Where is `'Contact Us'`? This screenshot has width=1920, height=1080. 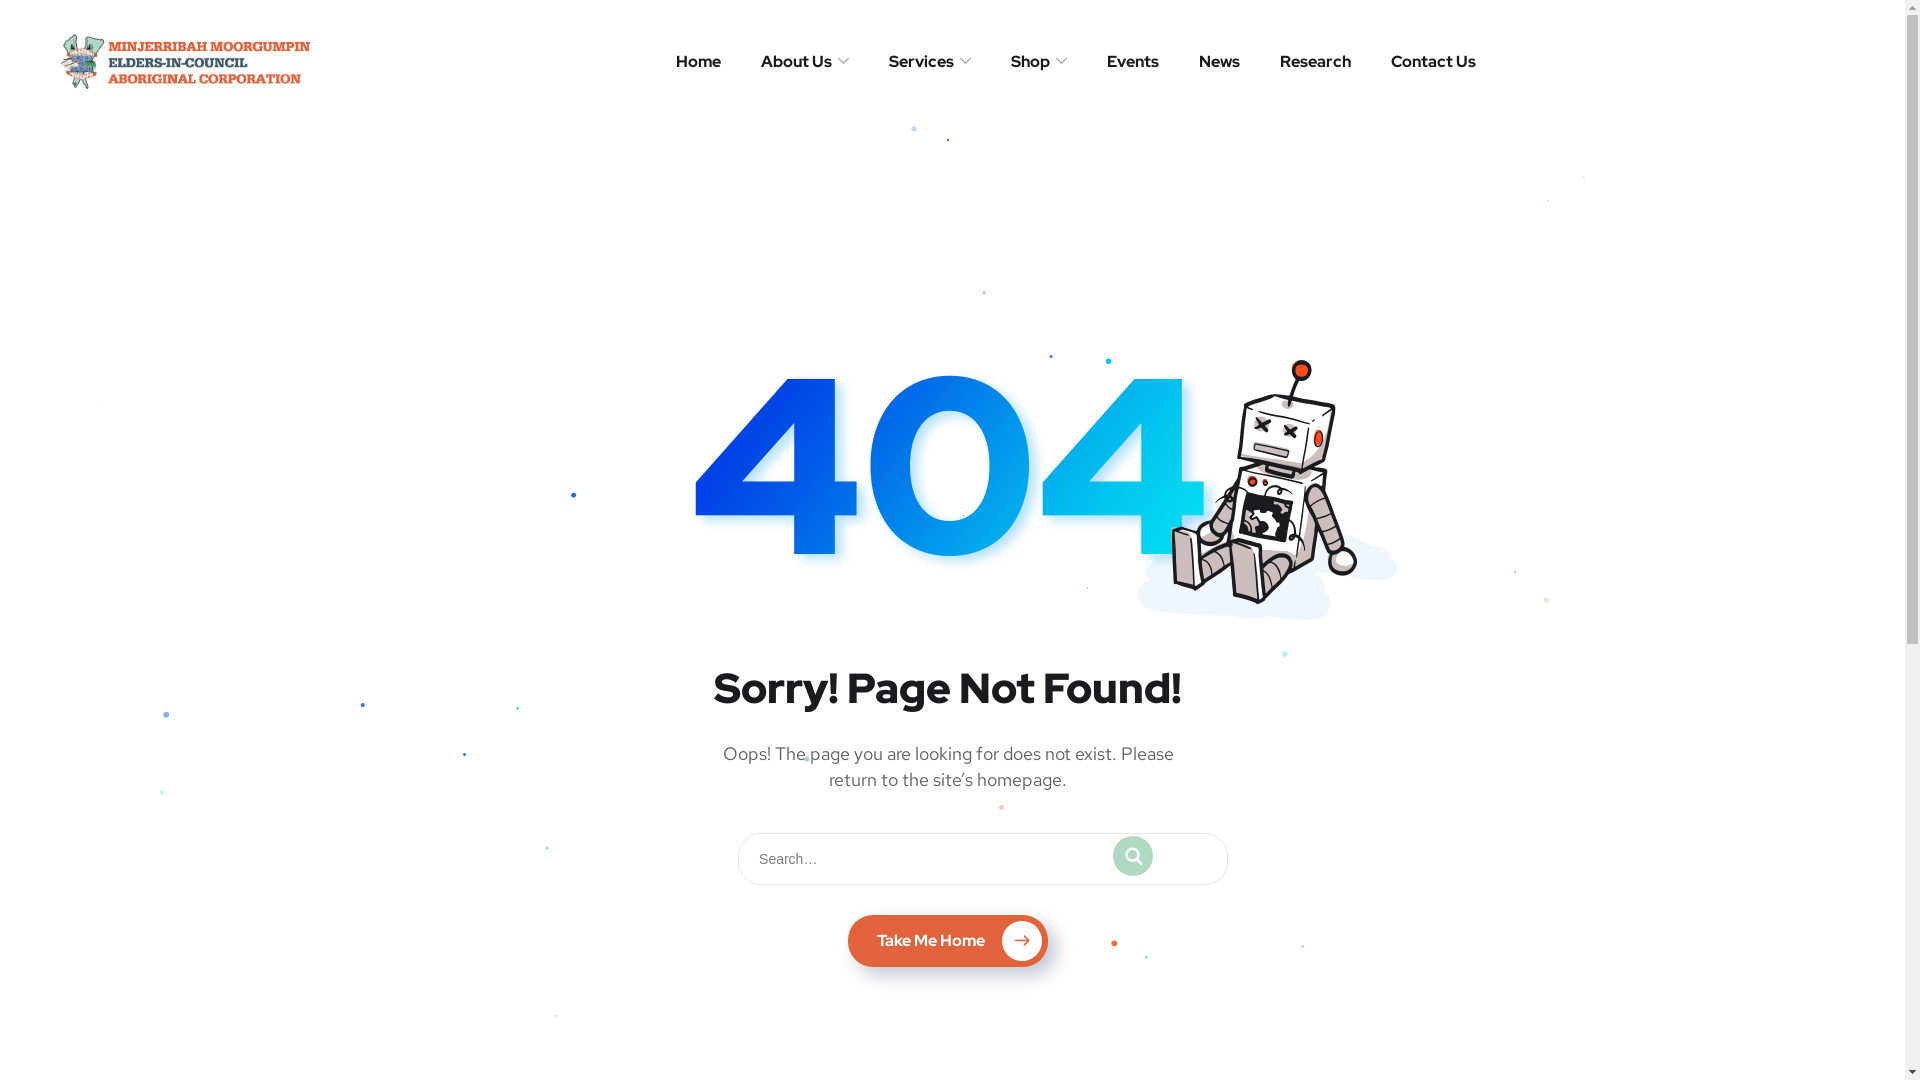
'Contact Us' is located at coordinates (1390, 60).